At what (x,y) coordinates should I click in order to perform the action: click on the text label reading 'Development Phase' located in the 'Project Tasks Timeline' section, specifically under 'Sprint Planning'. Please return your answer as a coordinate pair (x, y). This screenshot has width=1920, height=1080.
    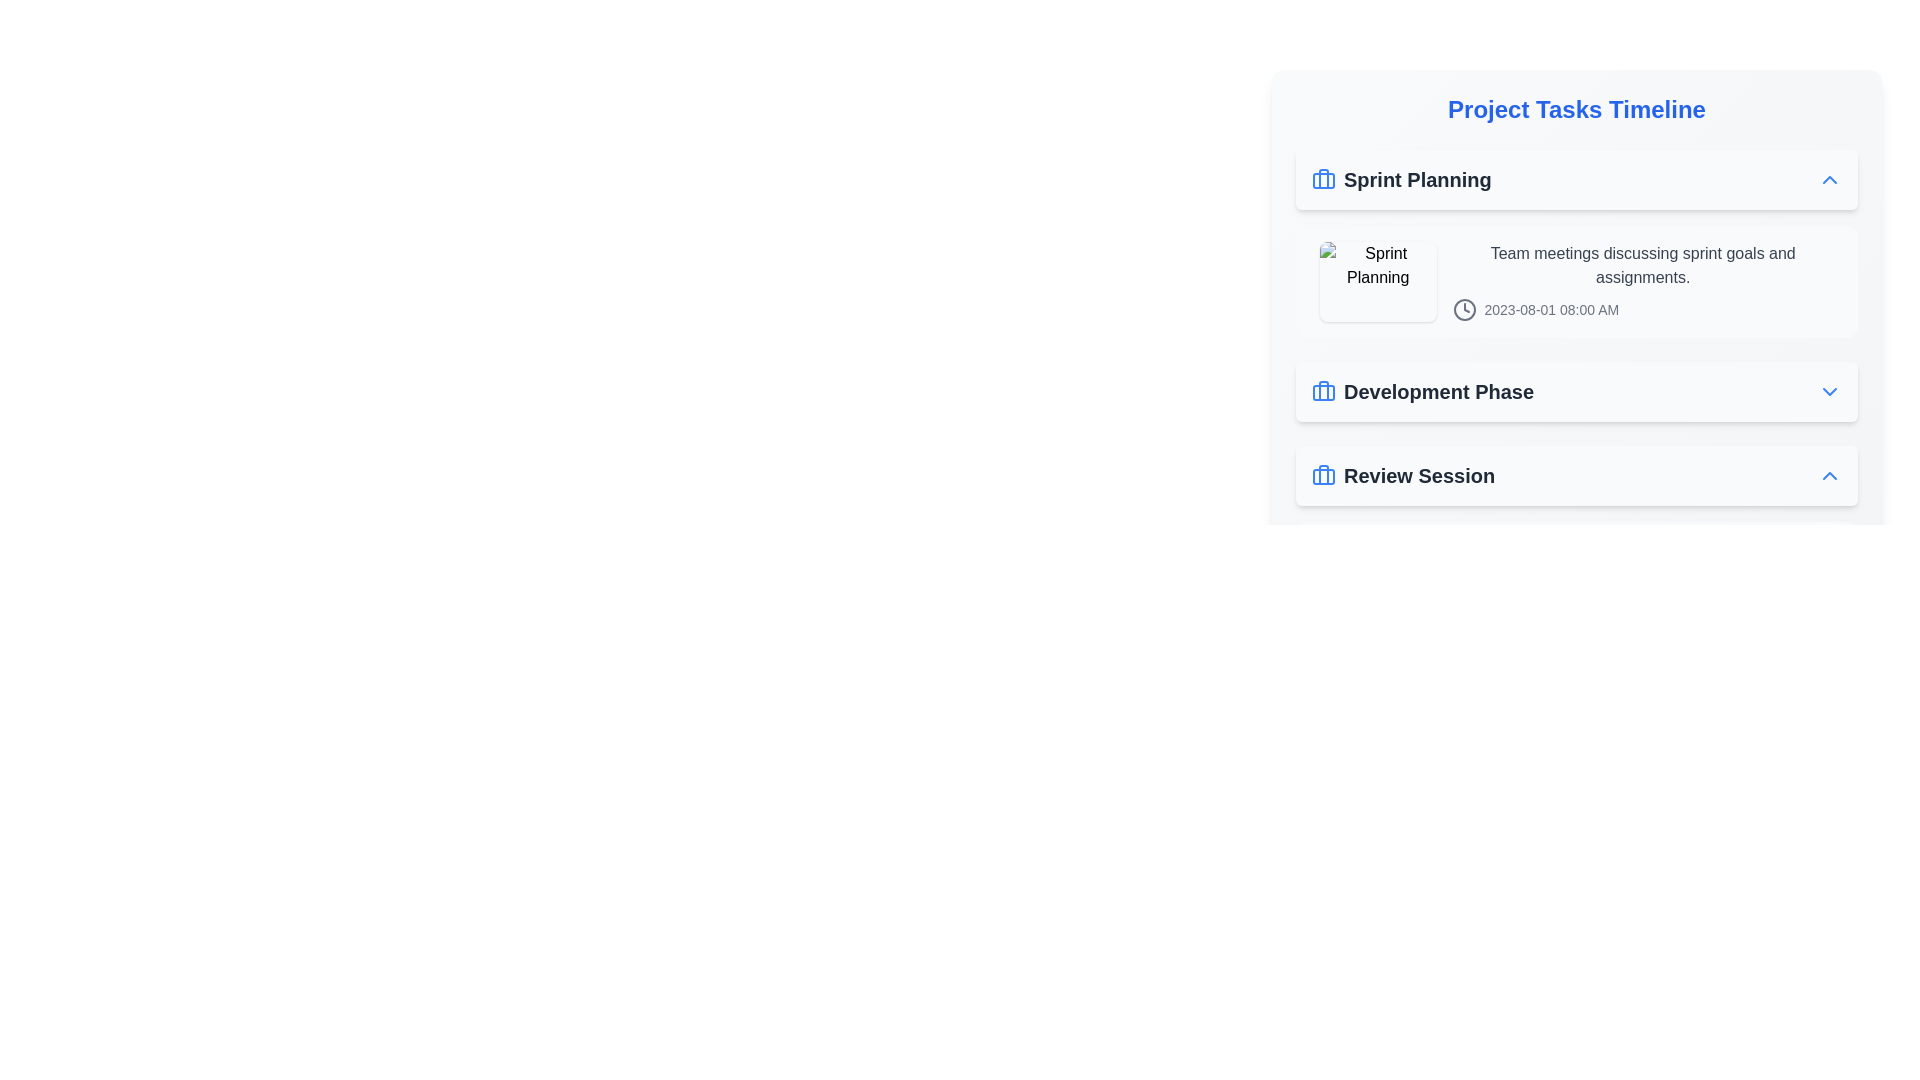
    Looking at the image, I should click on (1438, 392).